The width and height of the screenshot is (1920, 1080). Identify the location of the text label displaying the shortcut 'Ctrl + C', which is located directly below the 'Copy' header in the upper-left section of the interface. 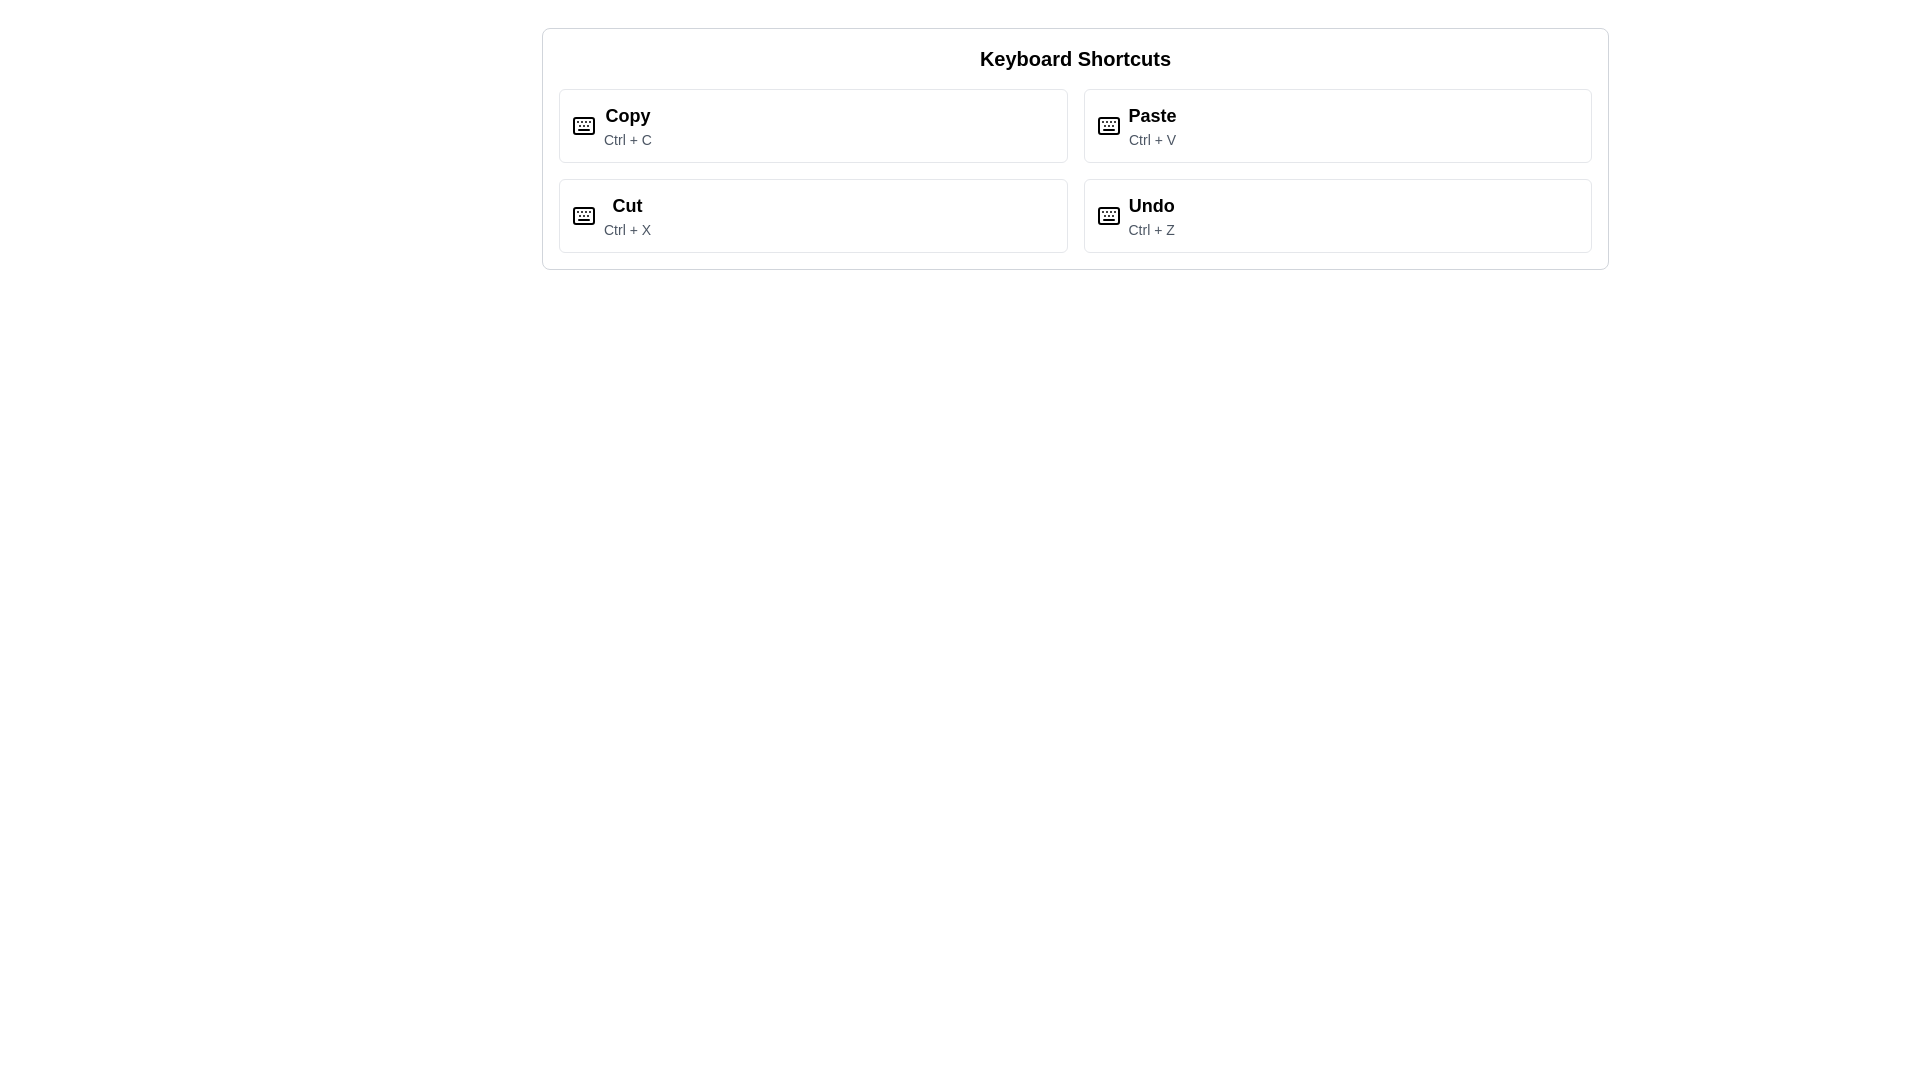
(626, 138).